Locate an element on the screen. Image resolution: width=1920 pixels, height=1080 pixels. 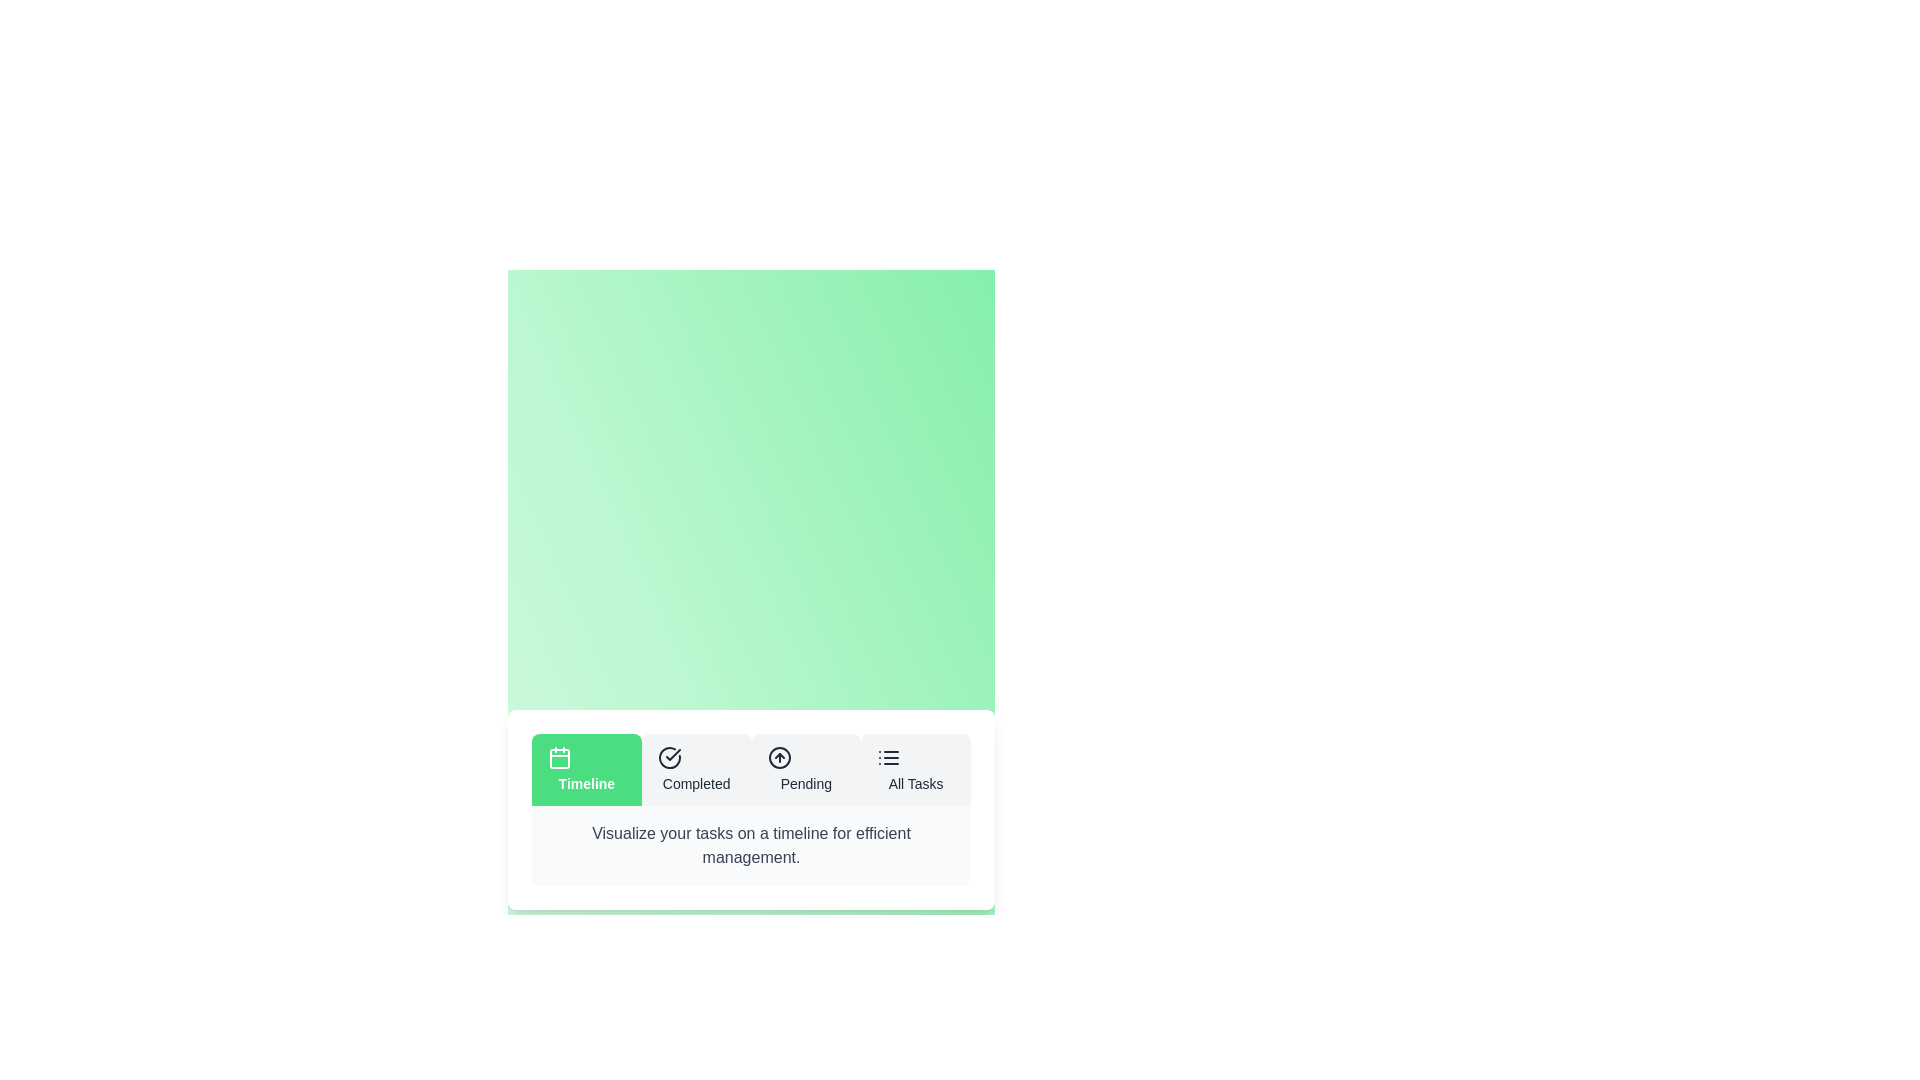
the Pending tab by clicking on the corresponding tab button is located at coordinates (806, 769).